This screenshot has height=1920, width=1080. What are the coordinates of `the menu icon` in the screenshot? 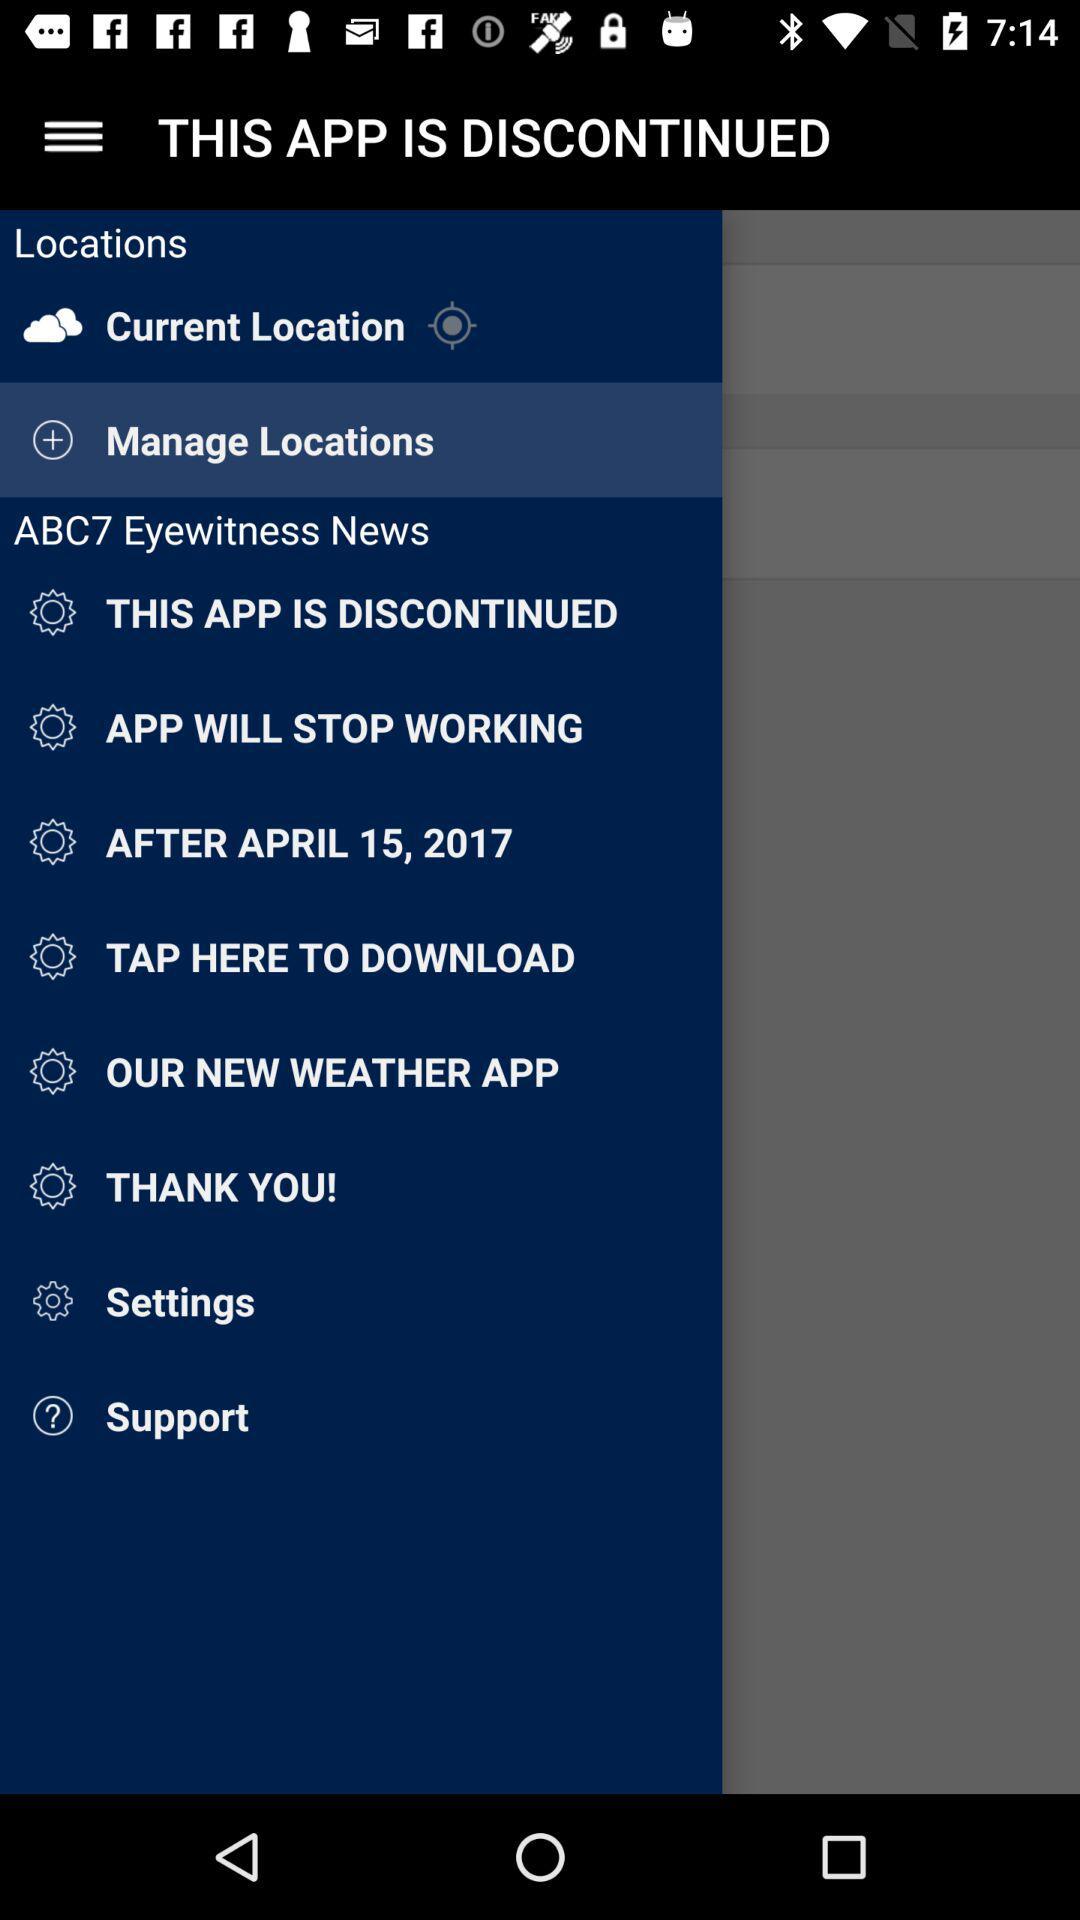 It's located at (72, 135).